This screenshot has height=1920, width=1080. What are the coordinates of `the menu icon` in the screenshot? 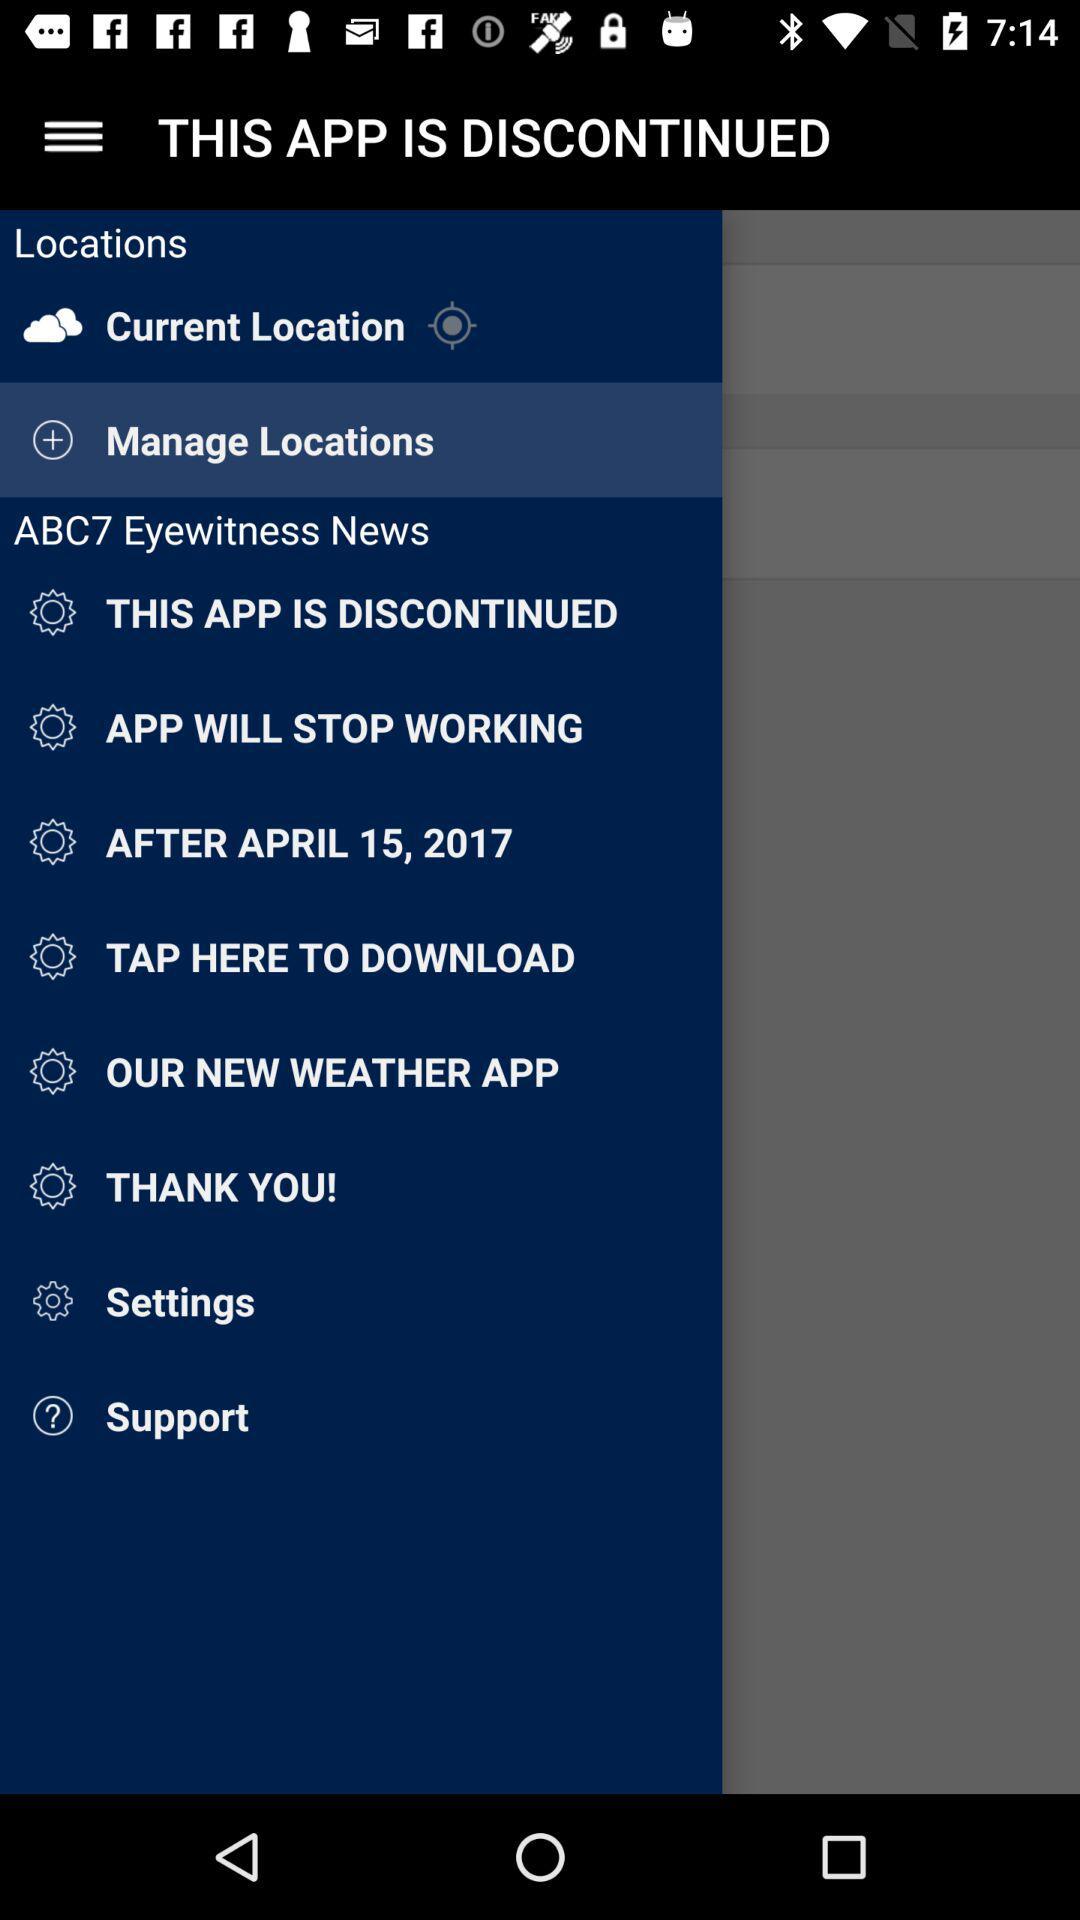 It's located at (72, 135).